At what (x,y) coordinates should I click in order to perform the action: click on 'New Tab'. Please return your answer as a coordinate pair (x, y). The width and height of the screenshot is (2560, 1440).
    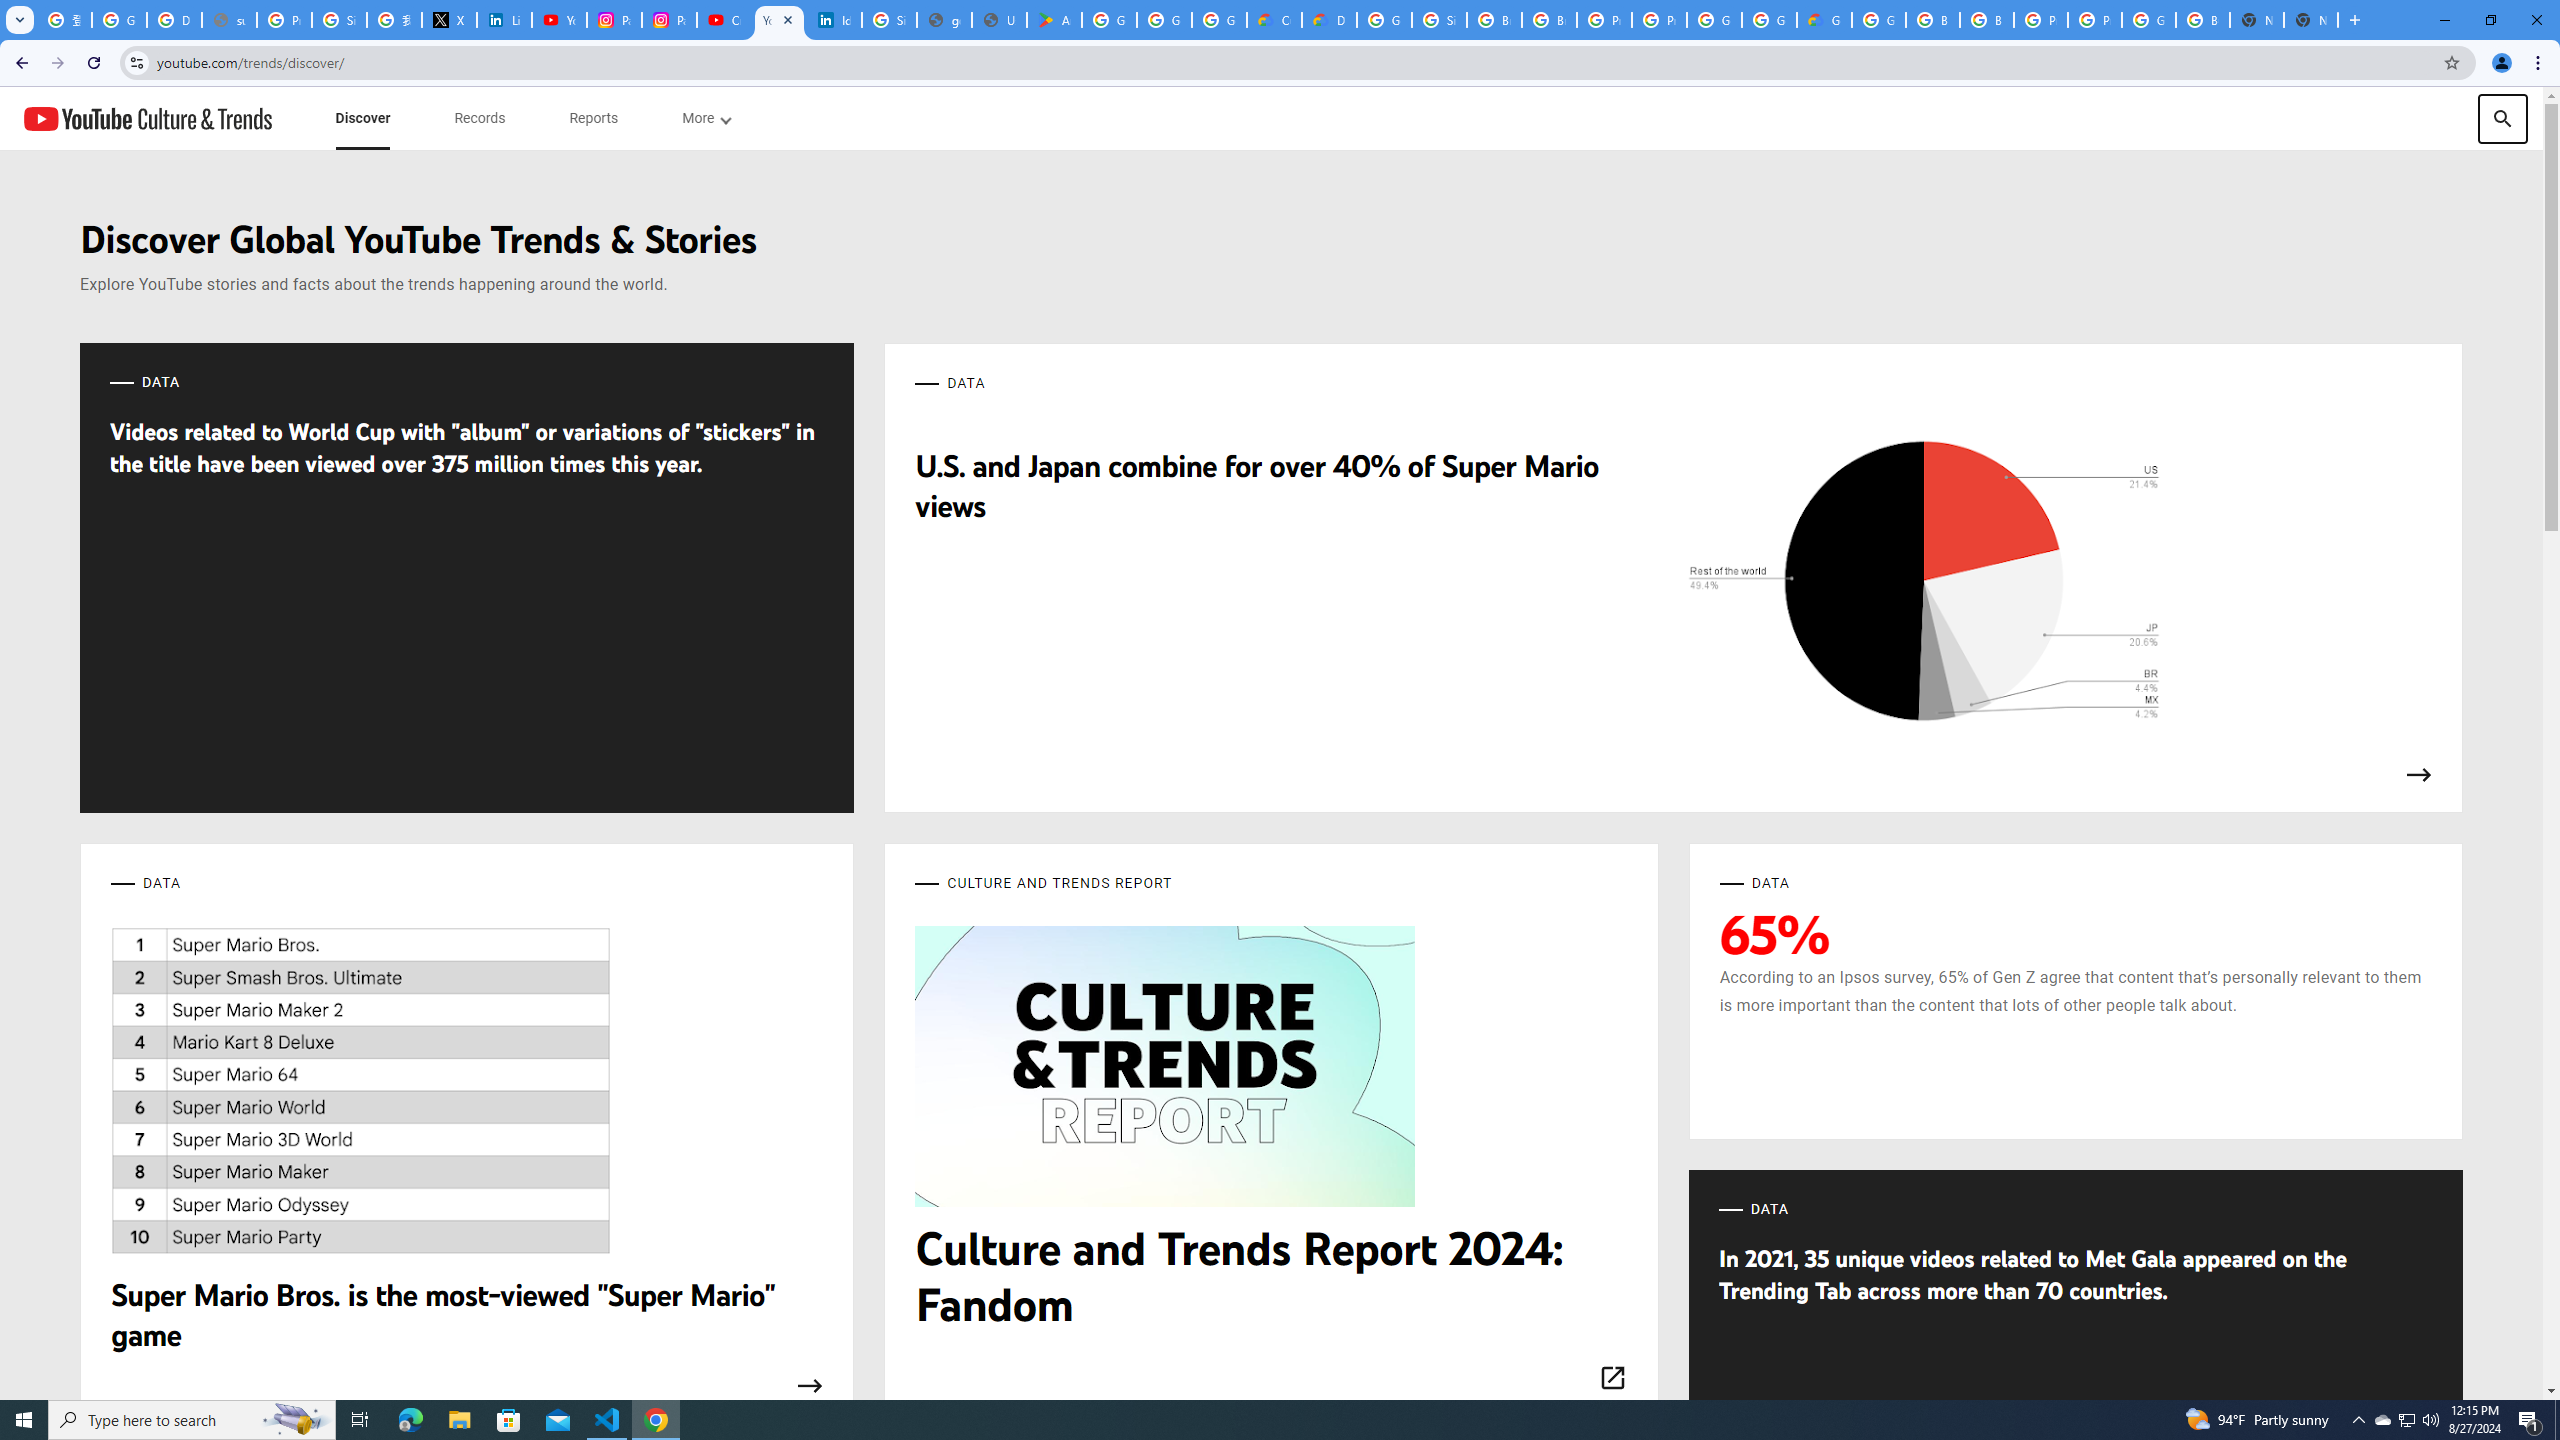
    Looking at the image, I should click on (2311, 19).